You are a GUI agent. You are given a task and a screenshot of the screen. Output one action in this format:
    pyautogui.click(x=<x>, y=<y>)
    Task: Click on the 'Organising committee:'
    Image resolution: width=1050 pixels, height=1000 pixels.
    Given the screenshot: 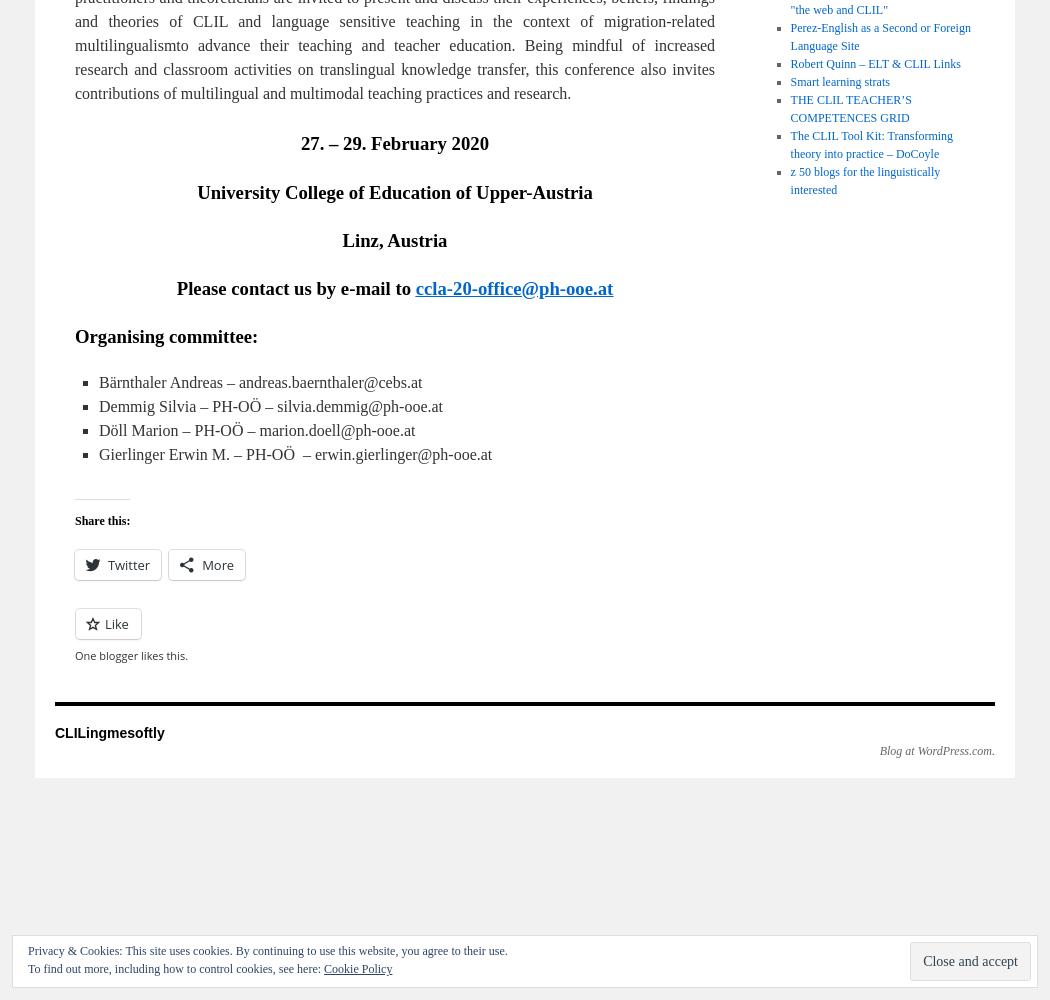 What is the action you would take?
    pyautogui.click(x=166, y=334)
    